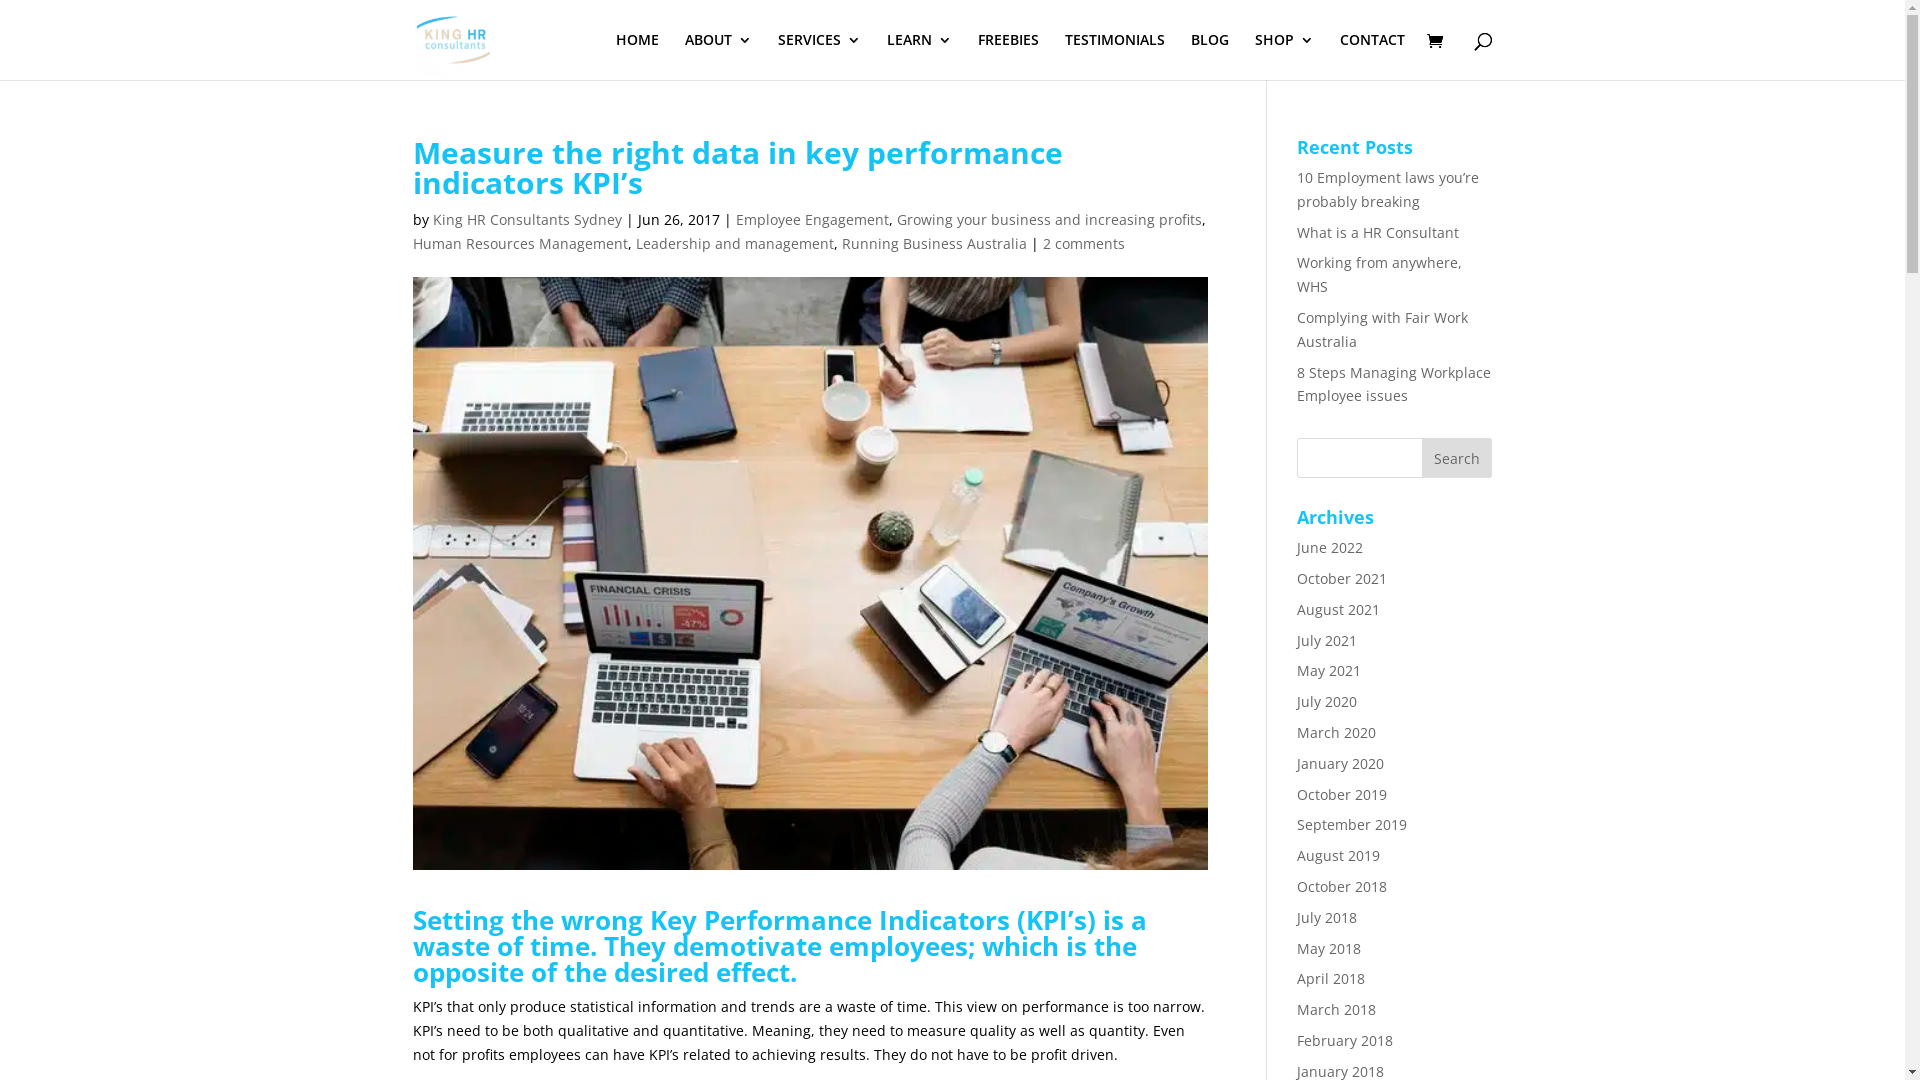  Describe the element at coordinates (1330, 977) in the screenshot. I see `'April 2018'` at that location.